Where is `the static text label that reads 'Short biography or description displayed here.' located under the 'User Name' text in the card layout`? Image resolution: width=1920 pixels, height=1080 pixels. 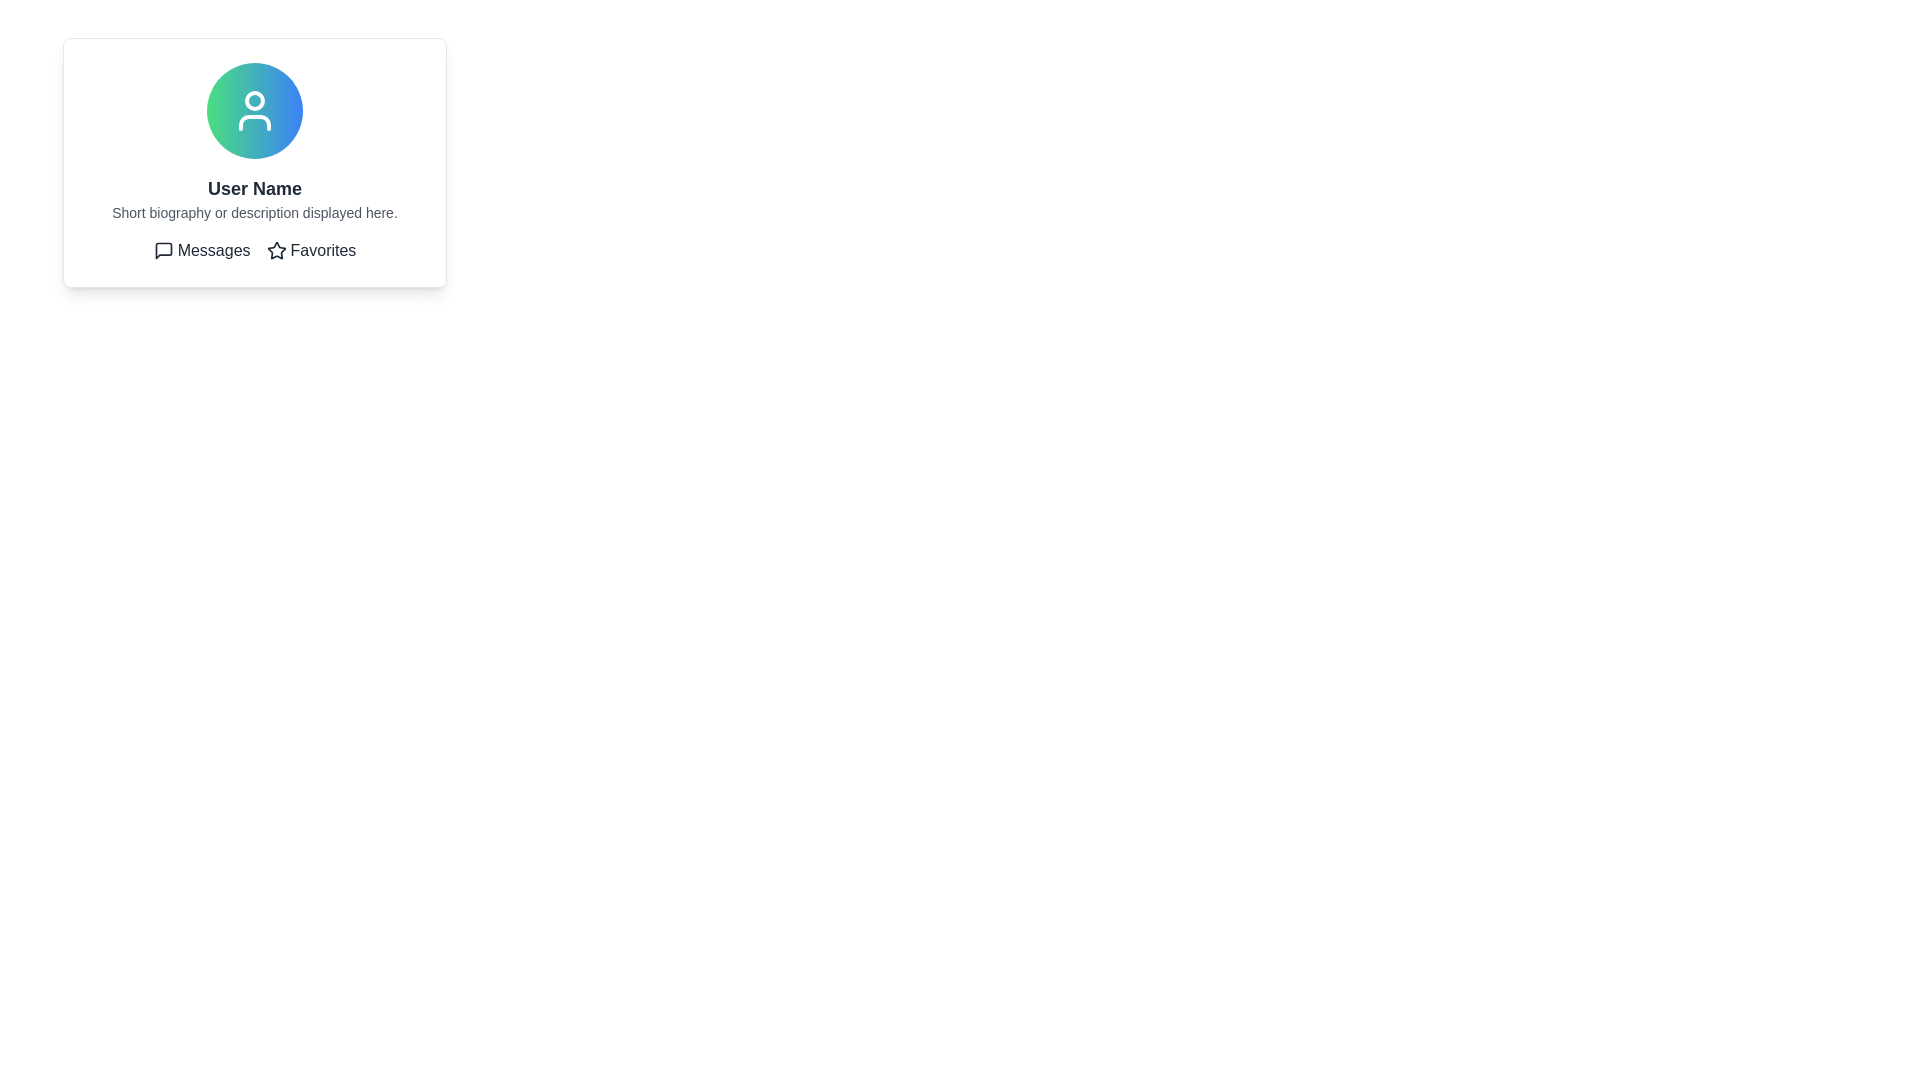 the static text label that reads 'Short biography or description displayed here.' located under the 'User Name' text in the card layout is located at coordinates (253, 212).